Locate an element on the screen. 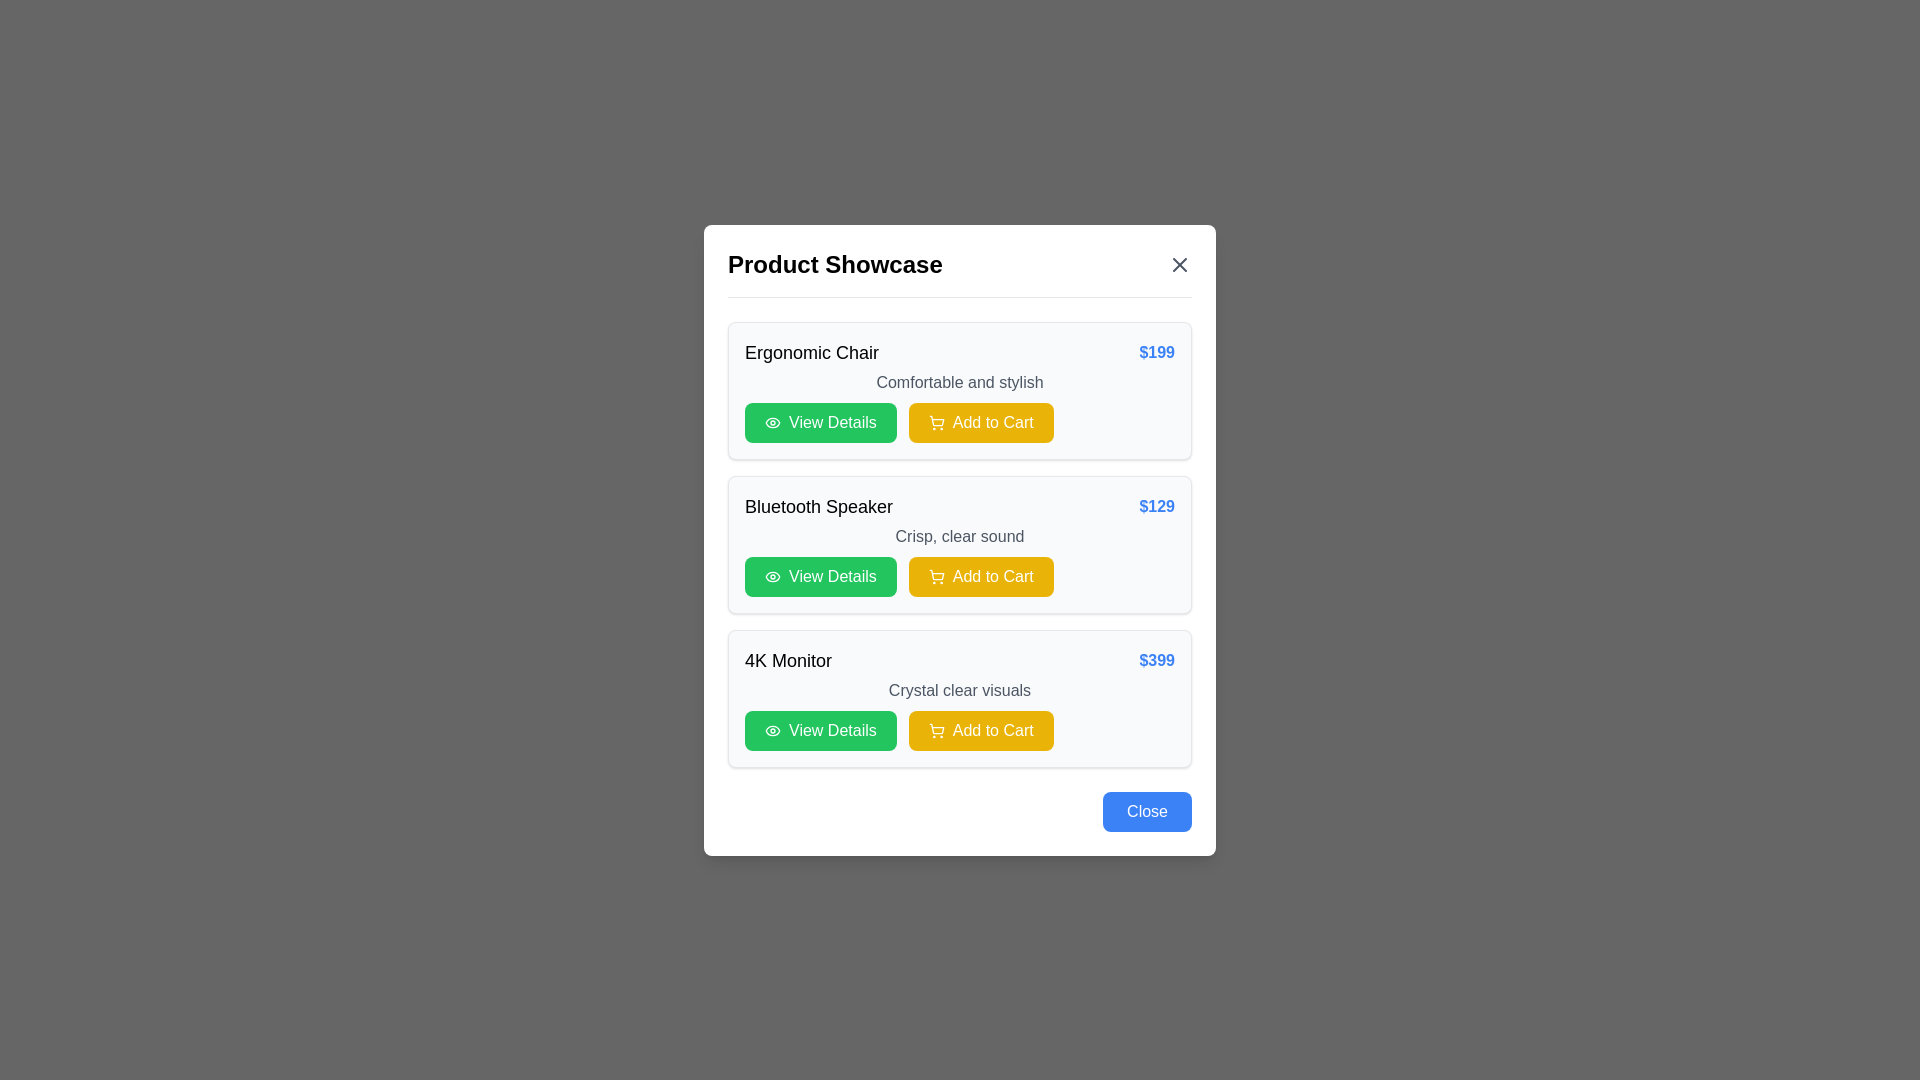 This screenshot has height=1080, width=1920. the green rounded rectangular button with white text and a small white eye icon is located at coordinates (820, 421).